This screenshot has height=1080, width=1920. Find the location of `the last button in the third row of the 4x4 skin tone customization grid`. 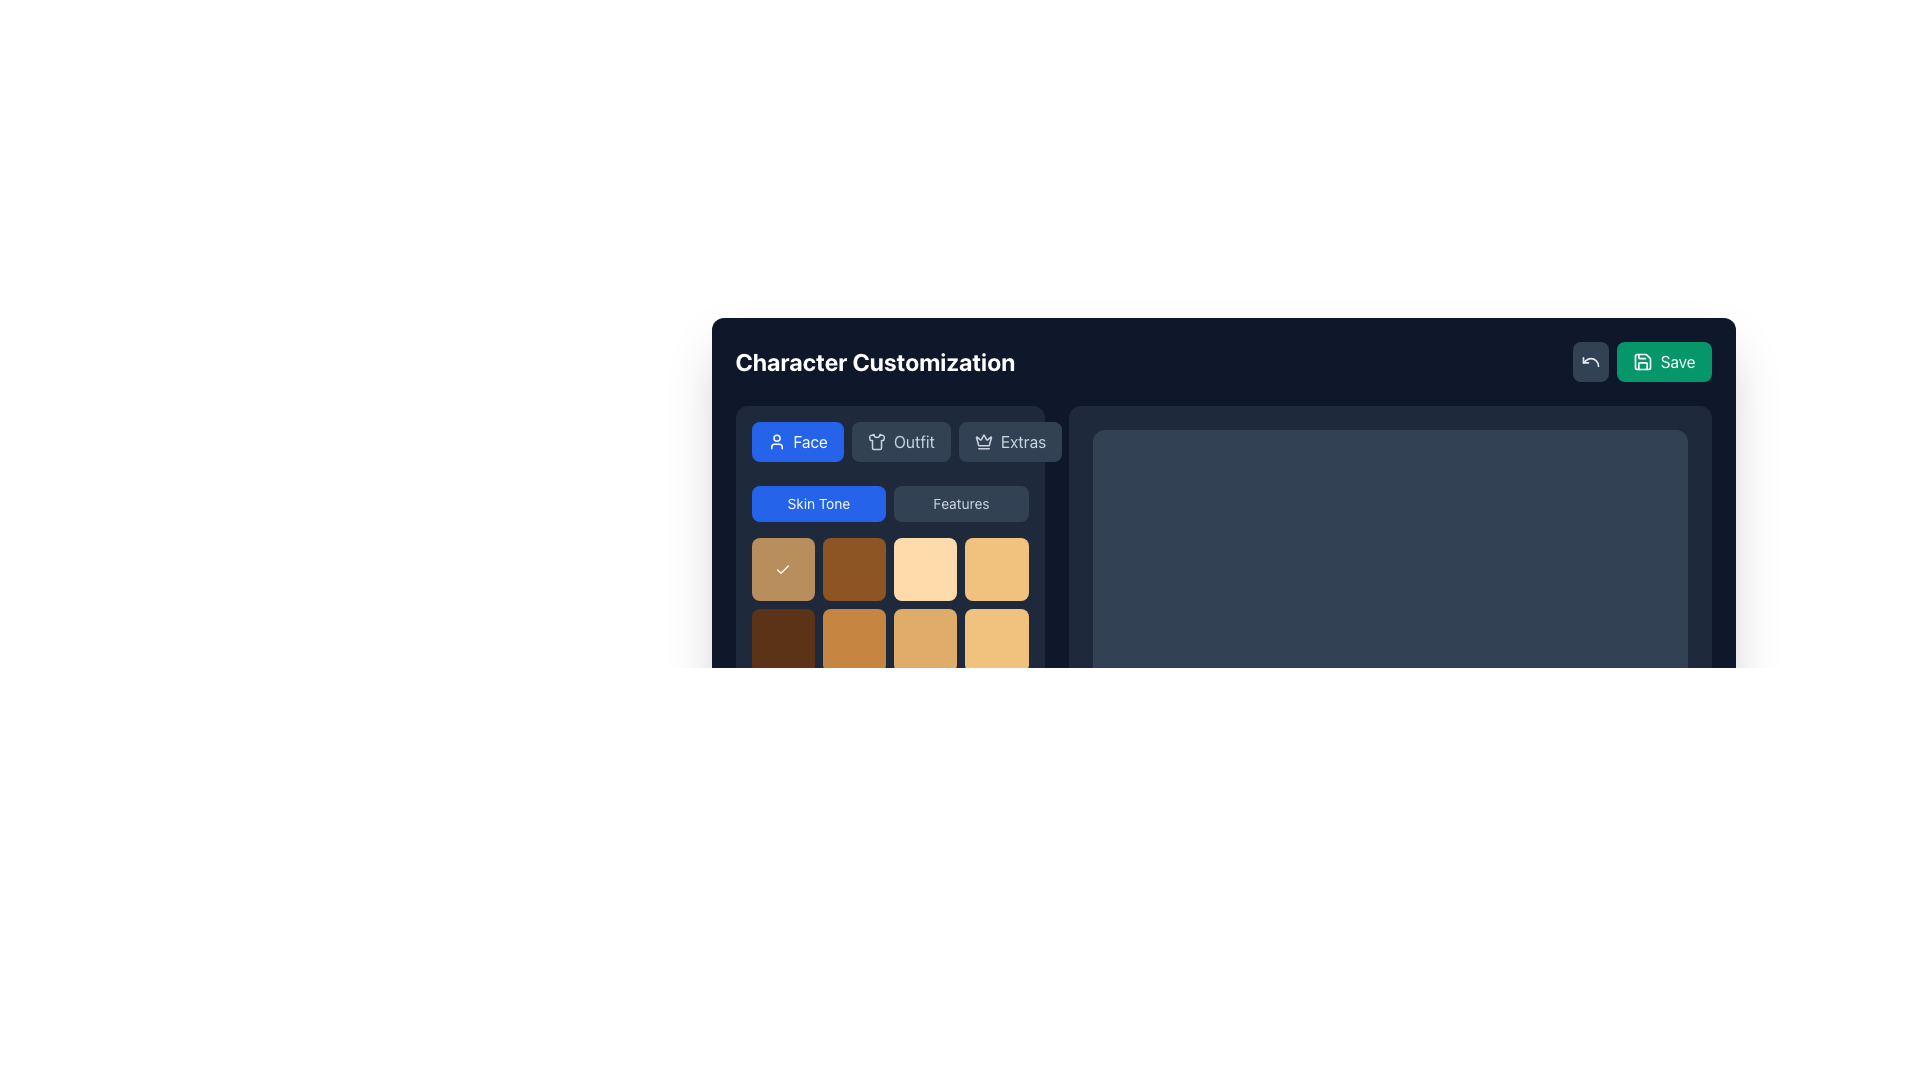

the last button in the third row of the 4x4 skin tone customization grid is located at coordinates (924, 640).